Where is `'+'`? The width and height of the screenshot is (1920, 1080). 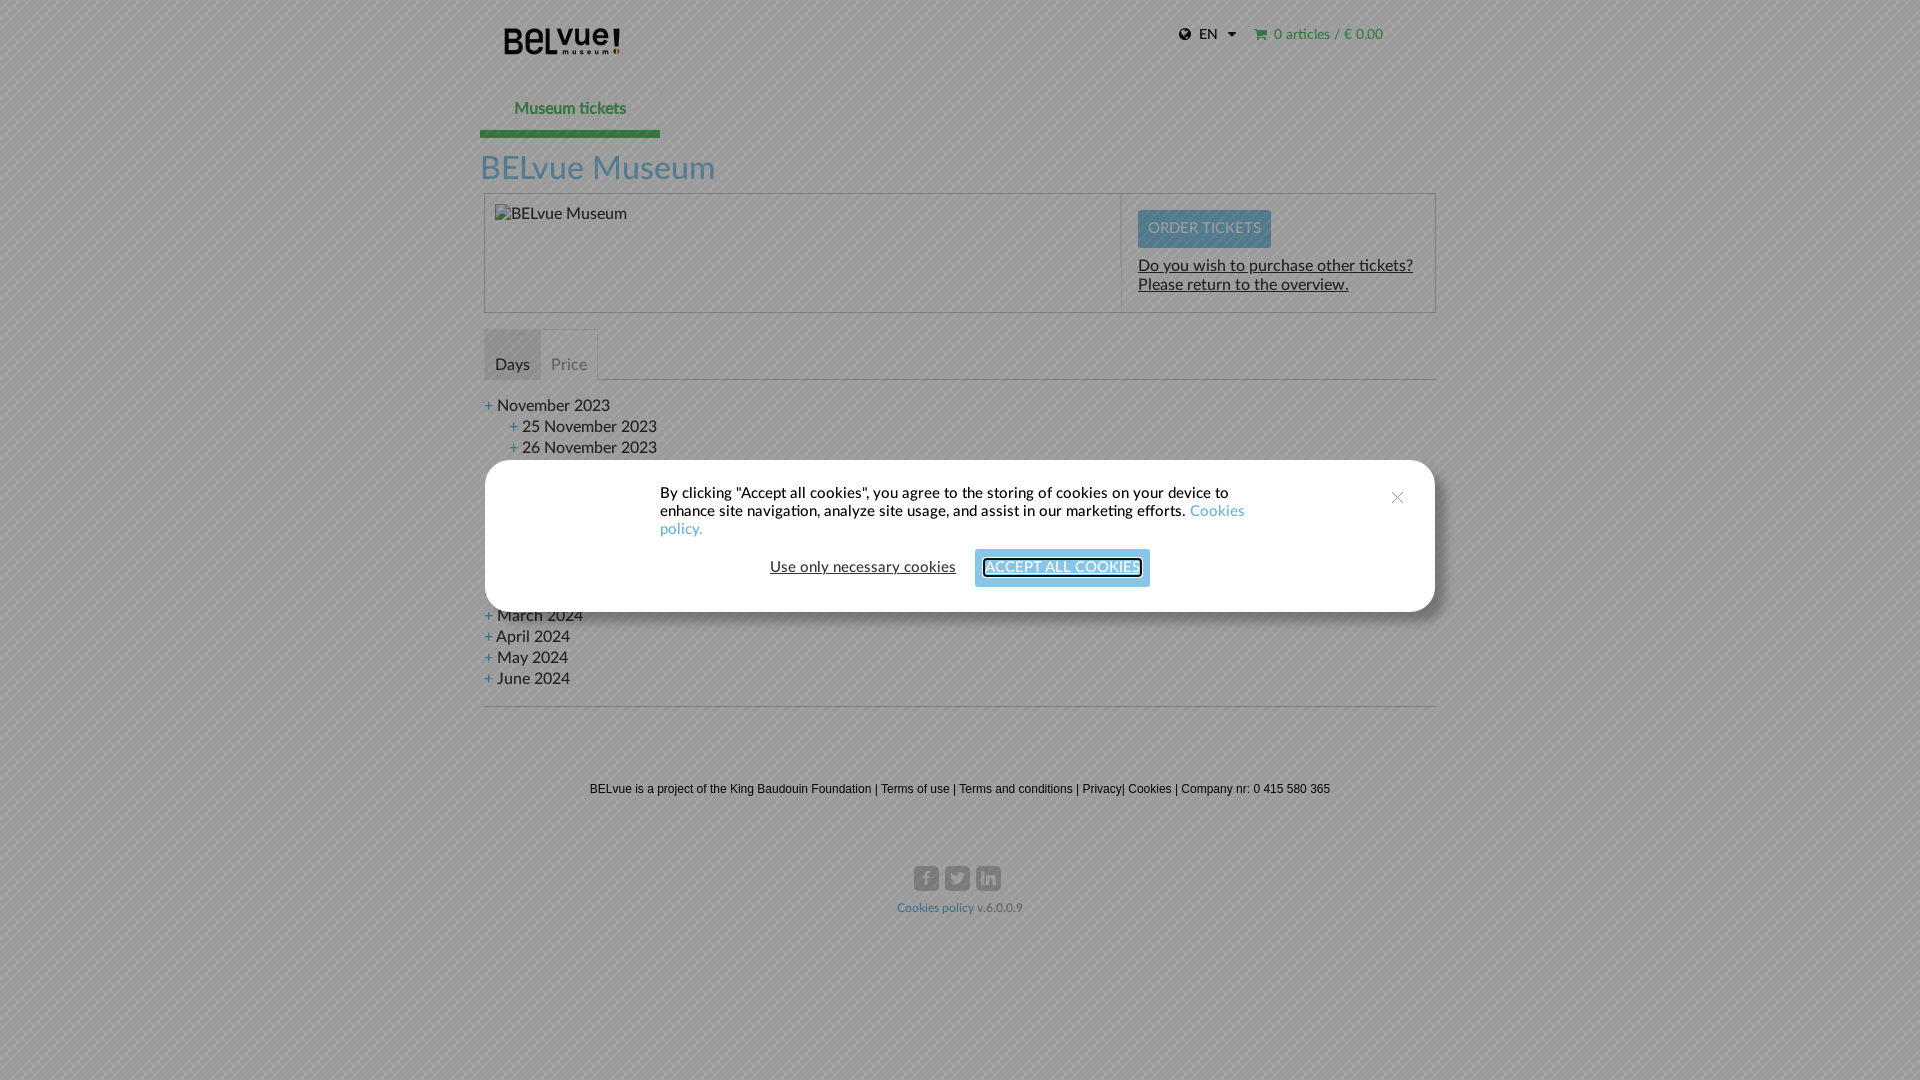
'+' is located at coordinates (488, 677).